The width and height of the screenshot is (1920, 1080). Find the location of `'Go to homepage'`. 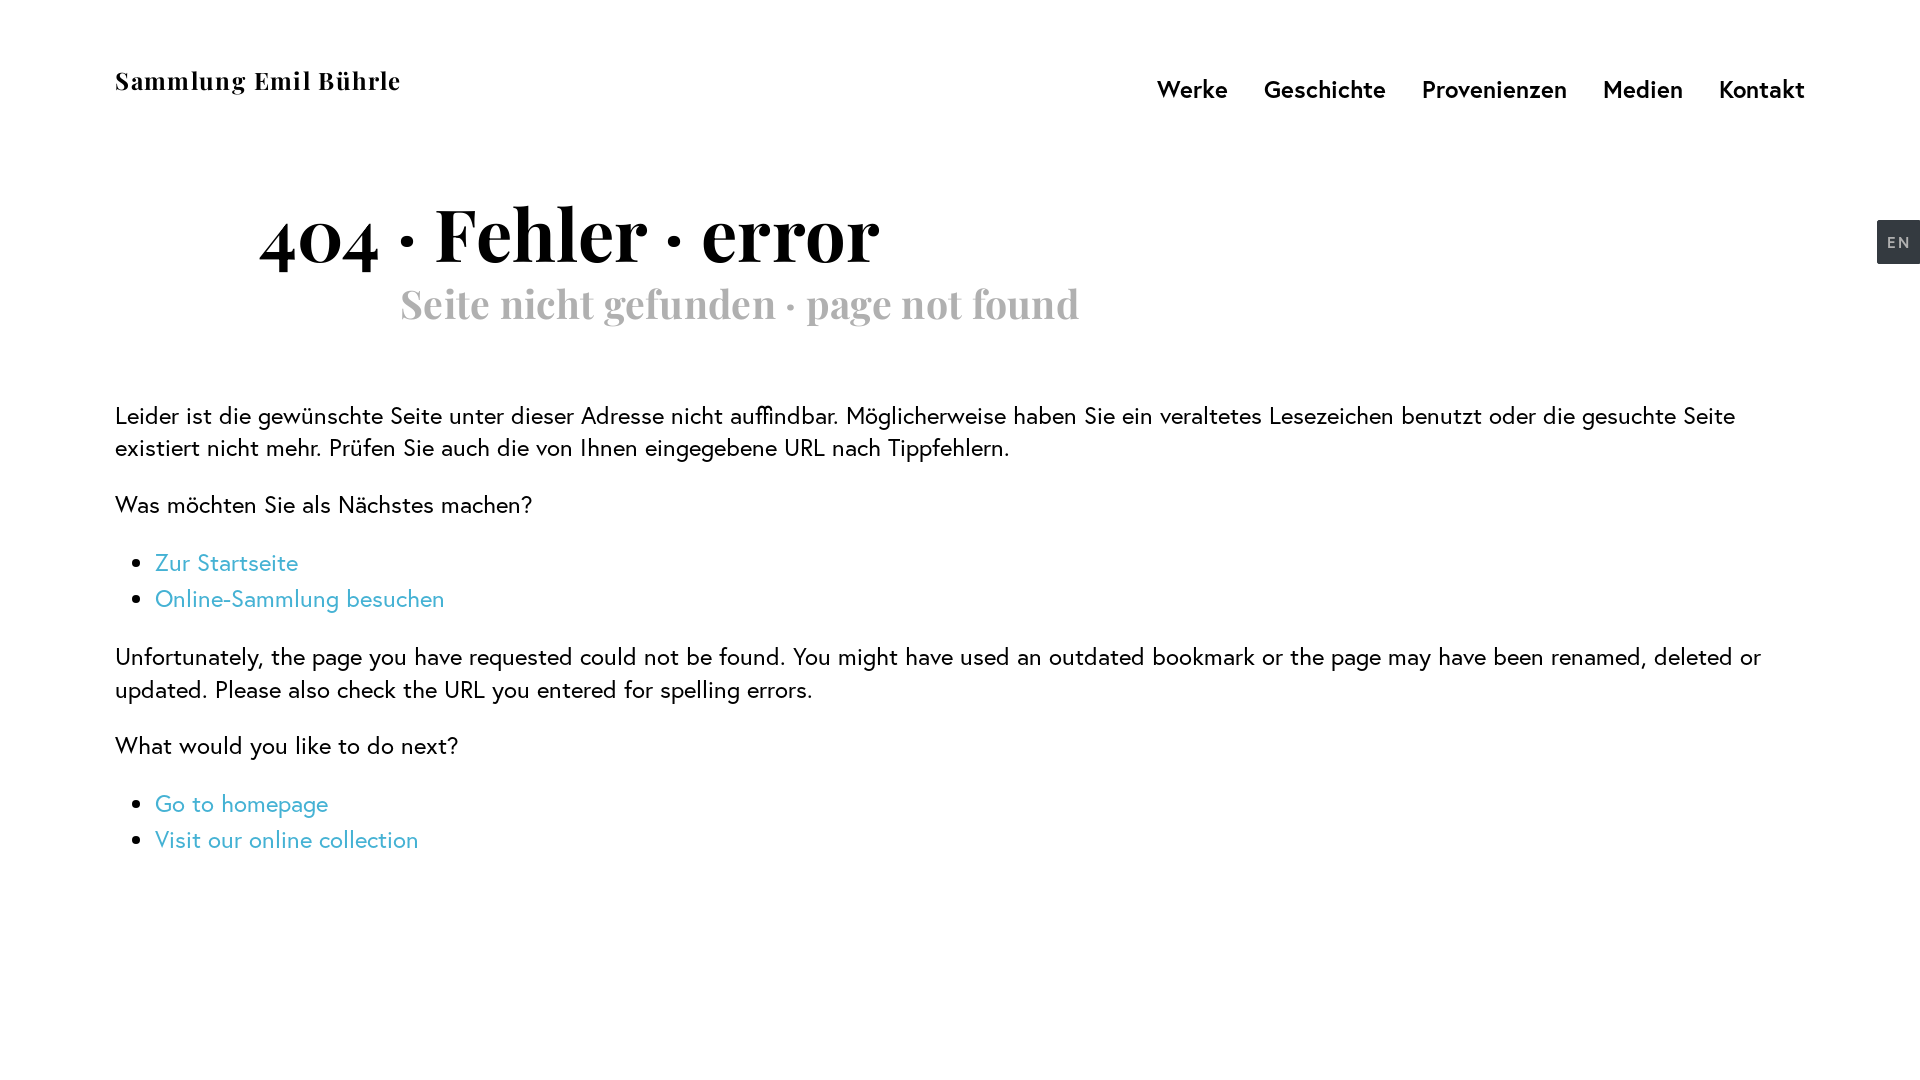

'Go to homepage' is located at coordinates (240, 801).